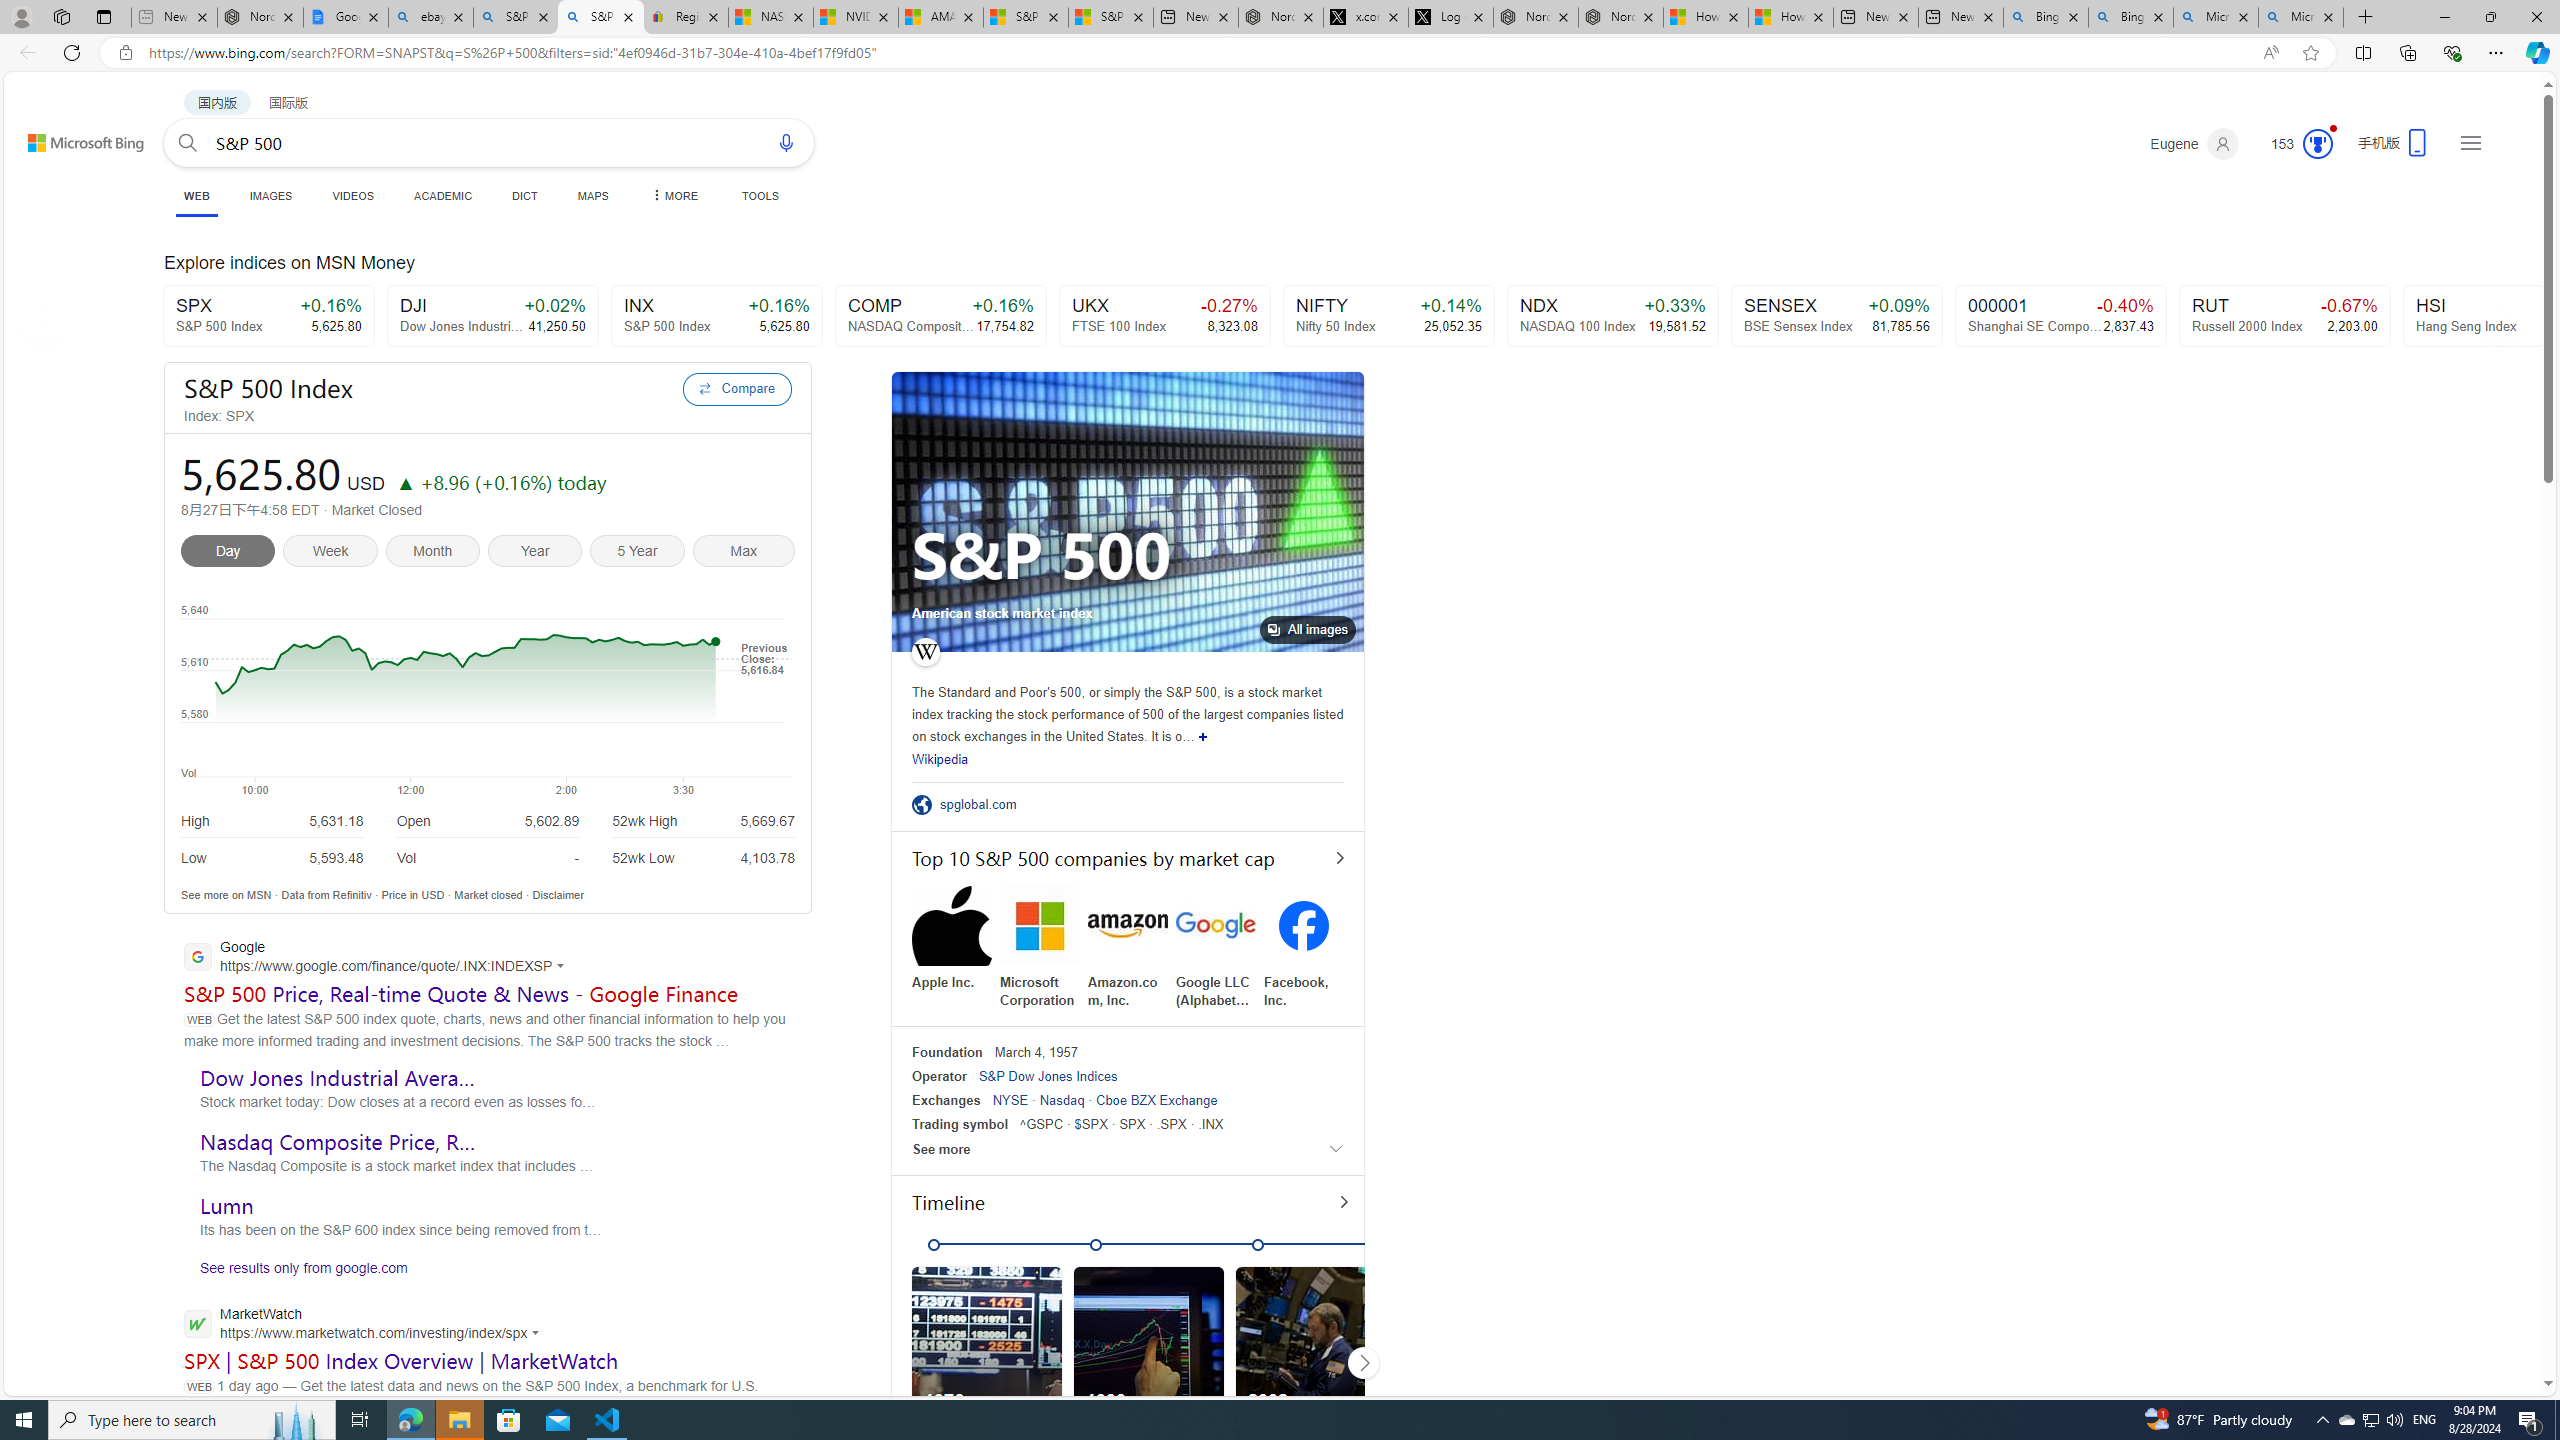 This screenshot has width=2560, height=1440. What do you see at coordinates (600, 16) in the screenshot?
I see `'S&P 500 - Search'` at bounding box center [600, 16].